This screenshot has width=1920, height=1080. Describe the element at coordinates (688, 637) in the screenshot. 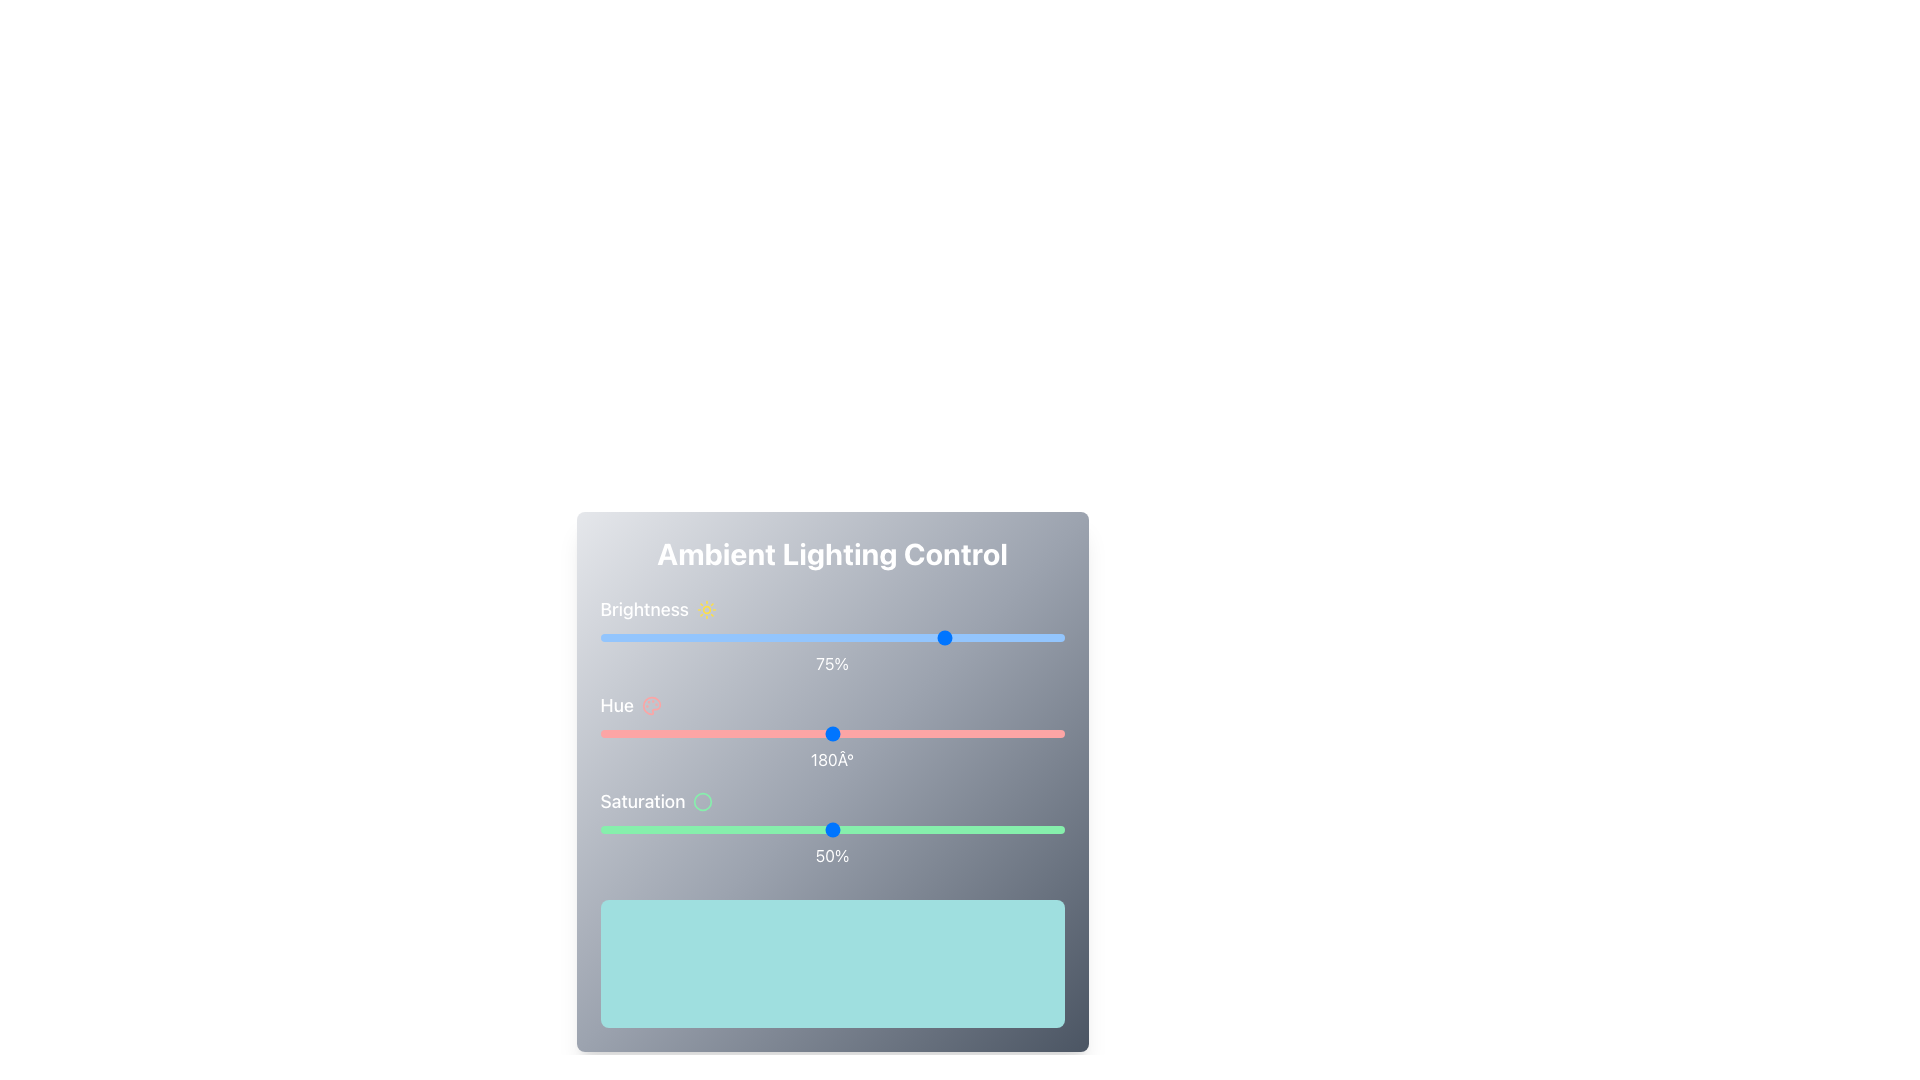

I see `brightness` at that location.